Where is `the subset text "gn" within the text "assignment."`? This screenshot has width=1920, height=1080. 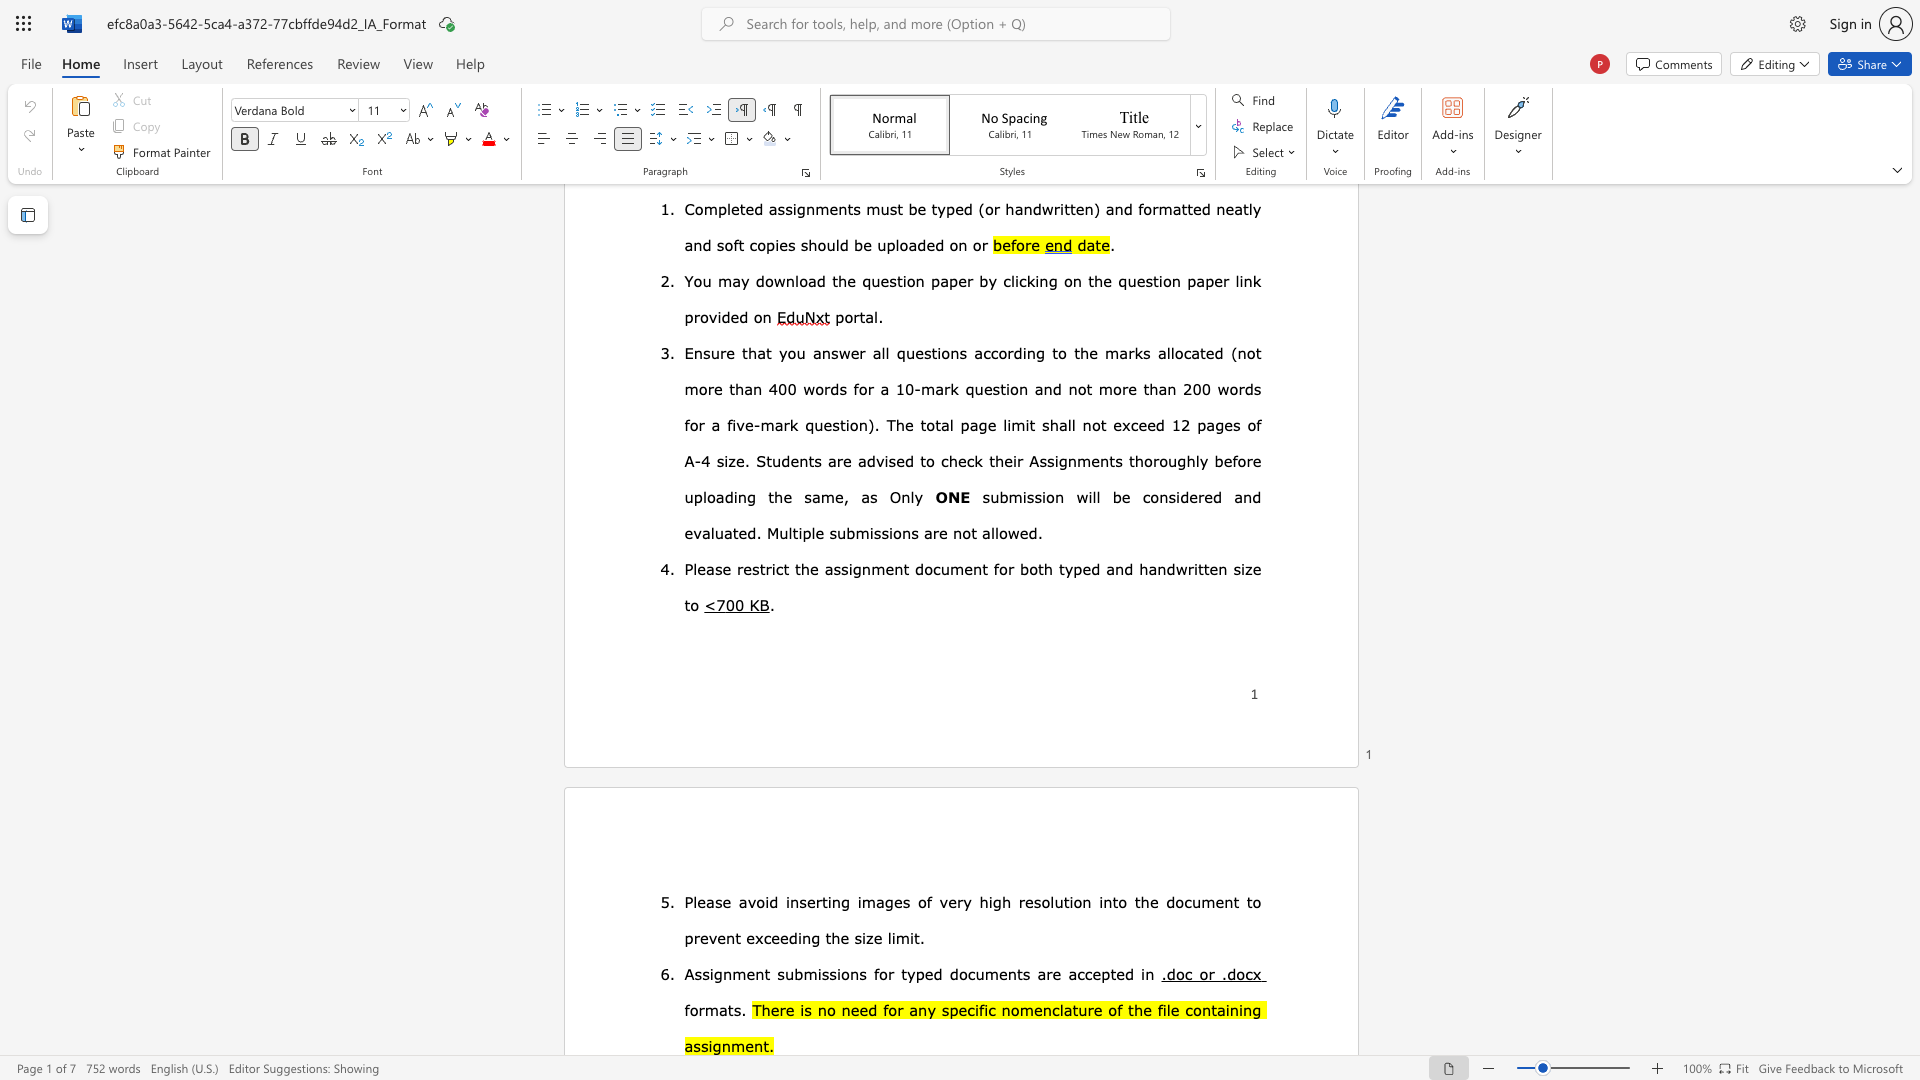 the subset text "gn" within the text "assignment." is located at coordinates (712, 1044).